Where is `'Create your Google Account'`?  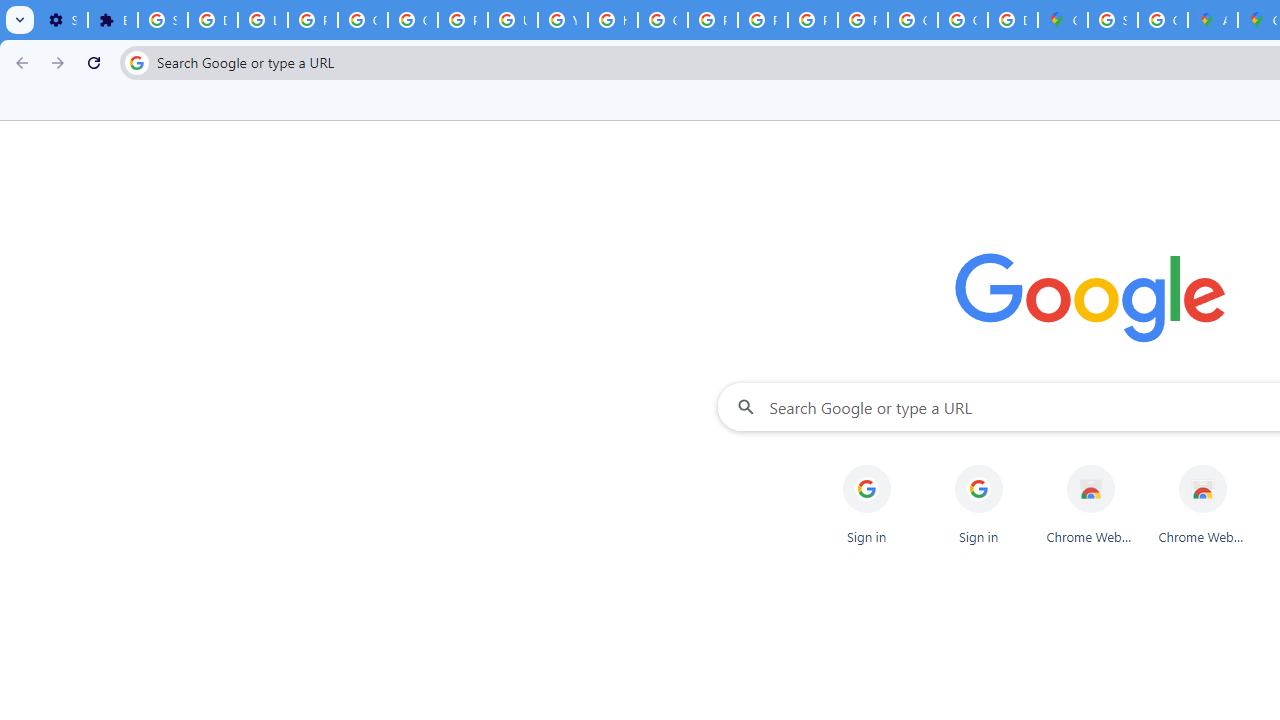 'Create your Google Account' is located at coordinates (1162, 20).